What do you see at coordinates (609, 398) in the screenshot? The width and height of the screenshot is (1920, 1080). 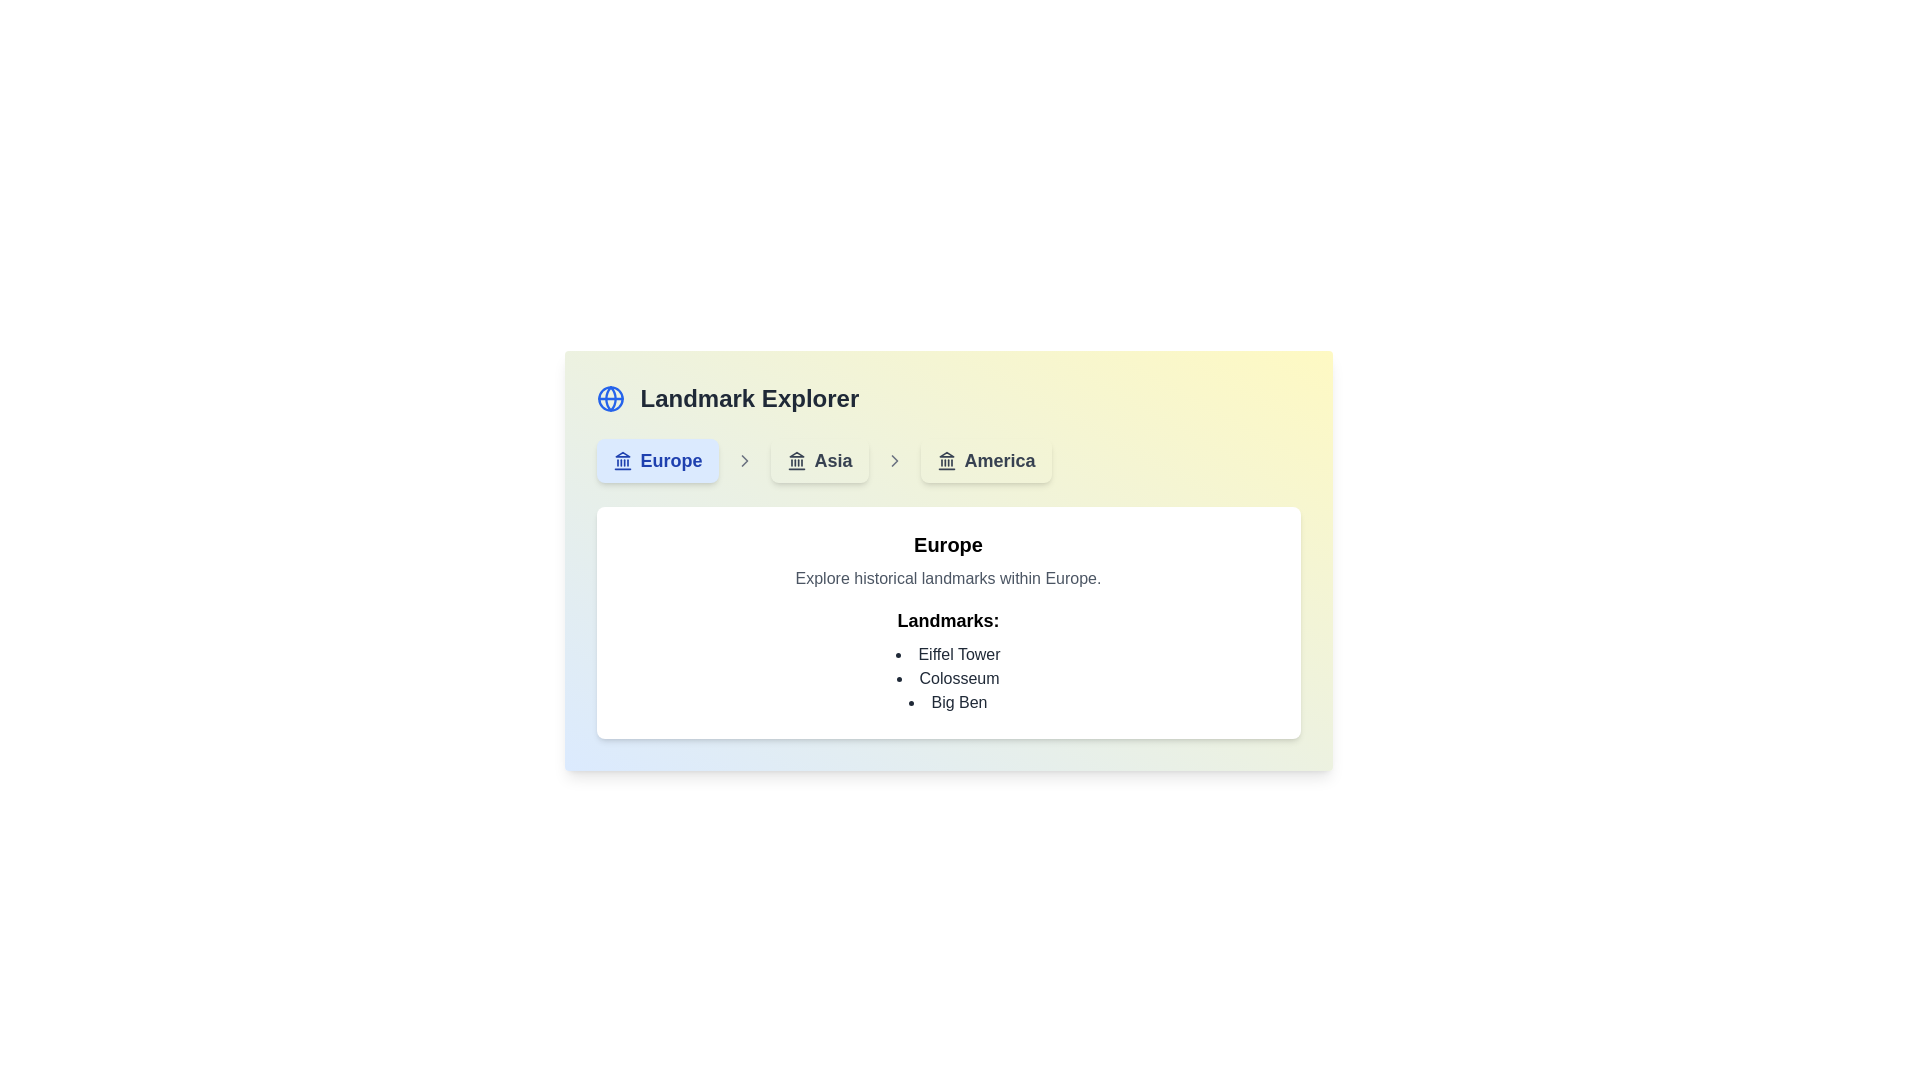 I see `the globe icon, which is styled in blue and located to the left of the 'Landmark Explorer' title text in the header area of the panel` at bounding box center [609, 398].